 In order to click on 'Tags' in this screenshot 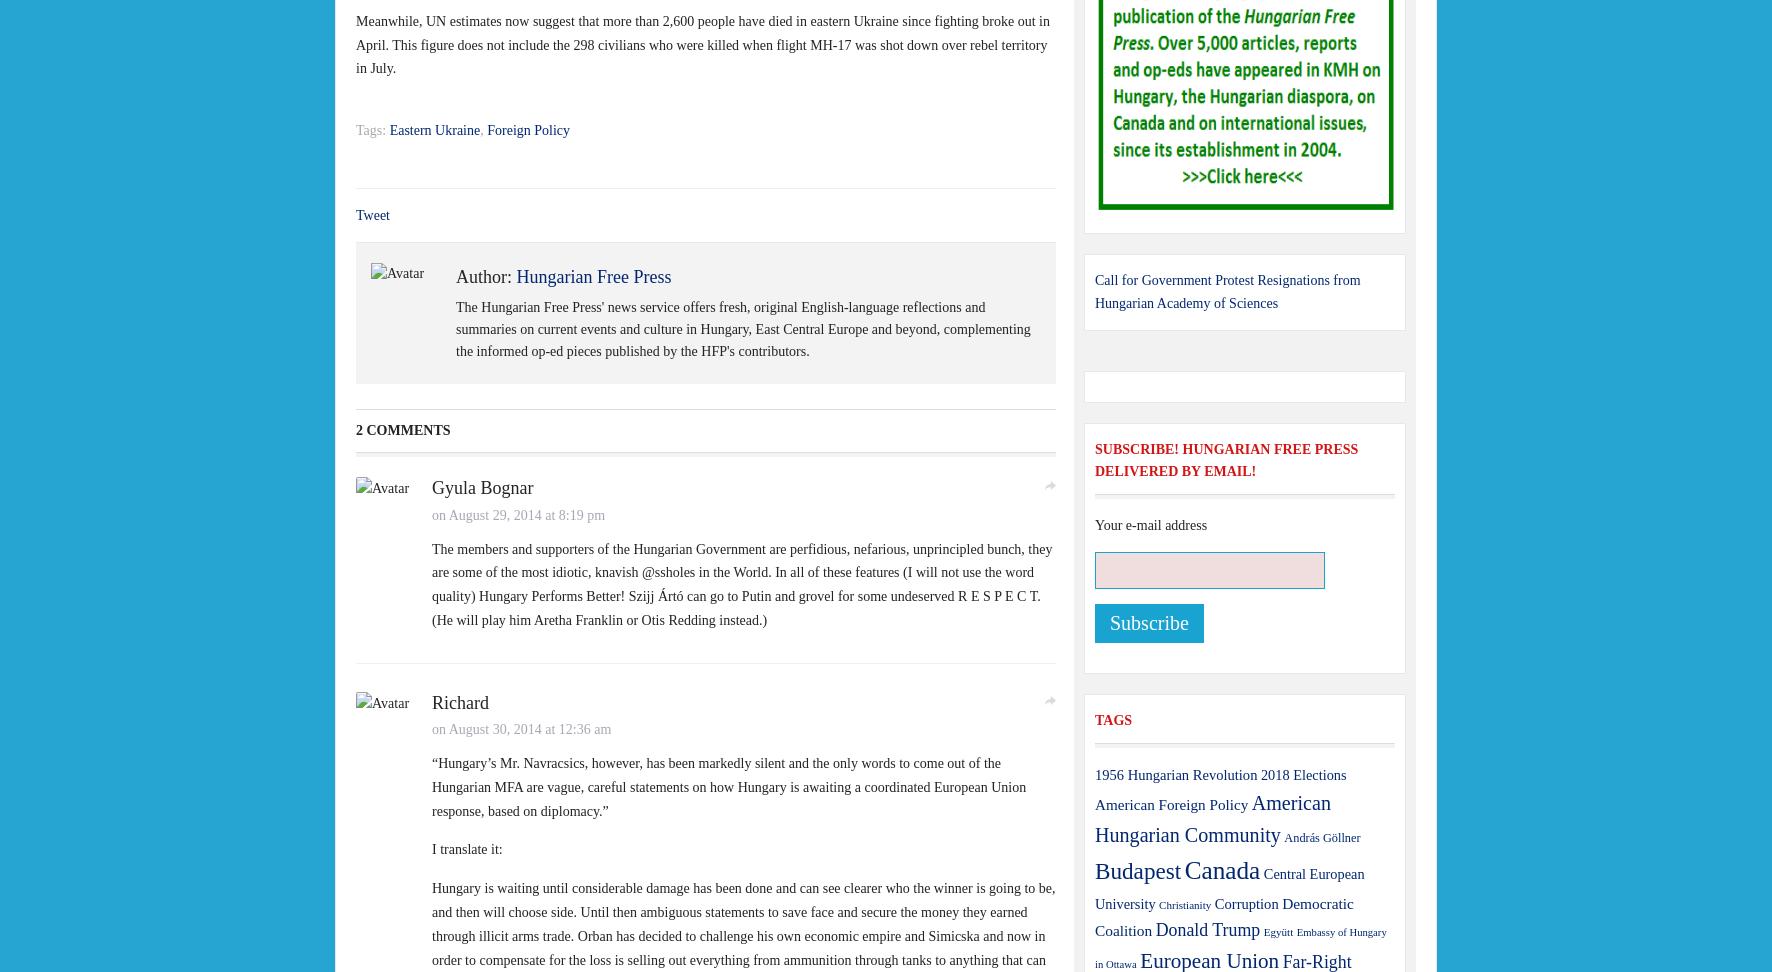, I will do `click(1112, 719)`.